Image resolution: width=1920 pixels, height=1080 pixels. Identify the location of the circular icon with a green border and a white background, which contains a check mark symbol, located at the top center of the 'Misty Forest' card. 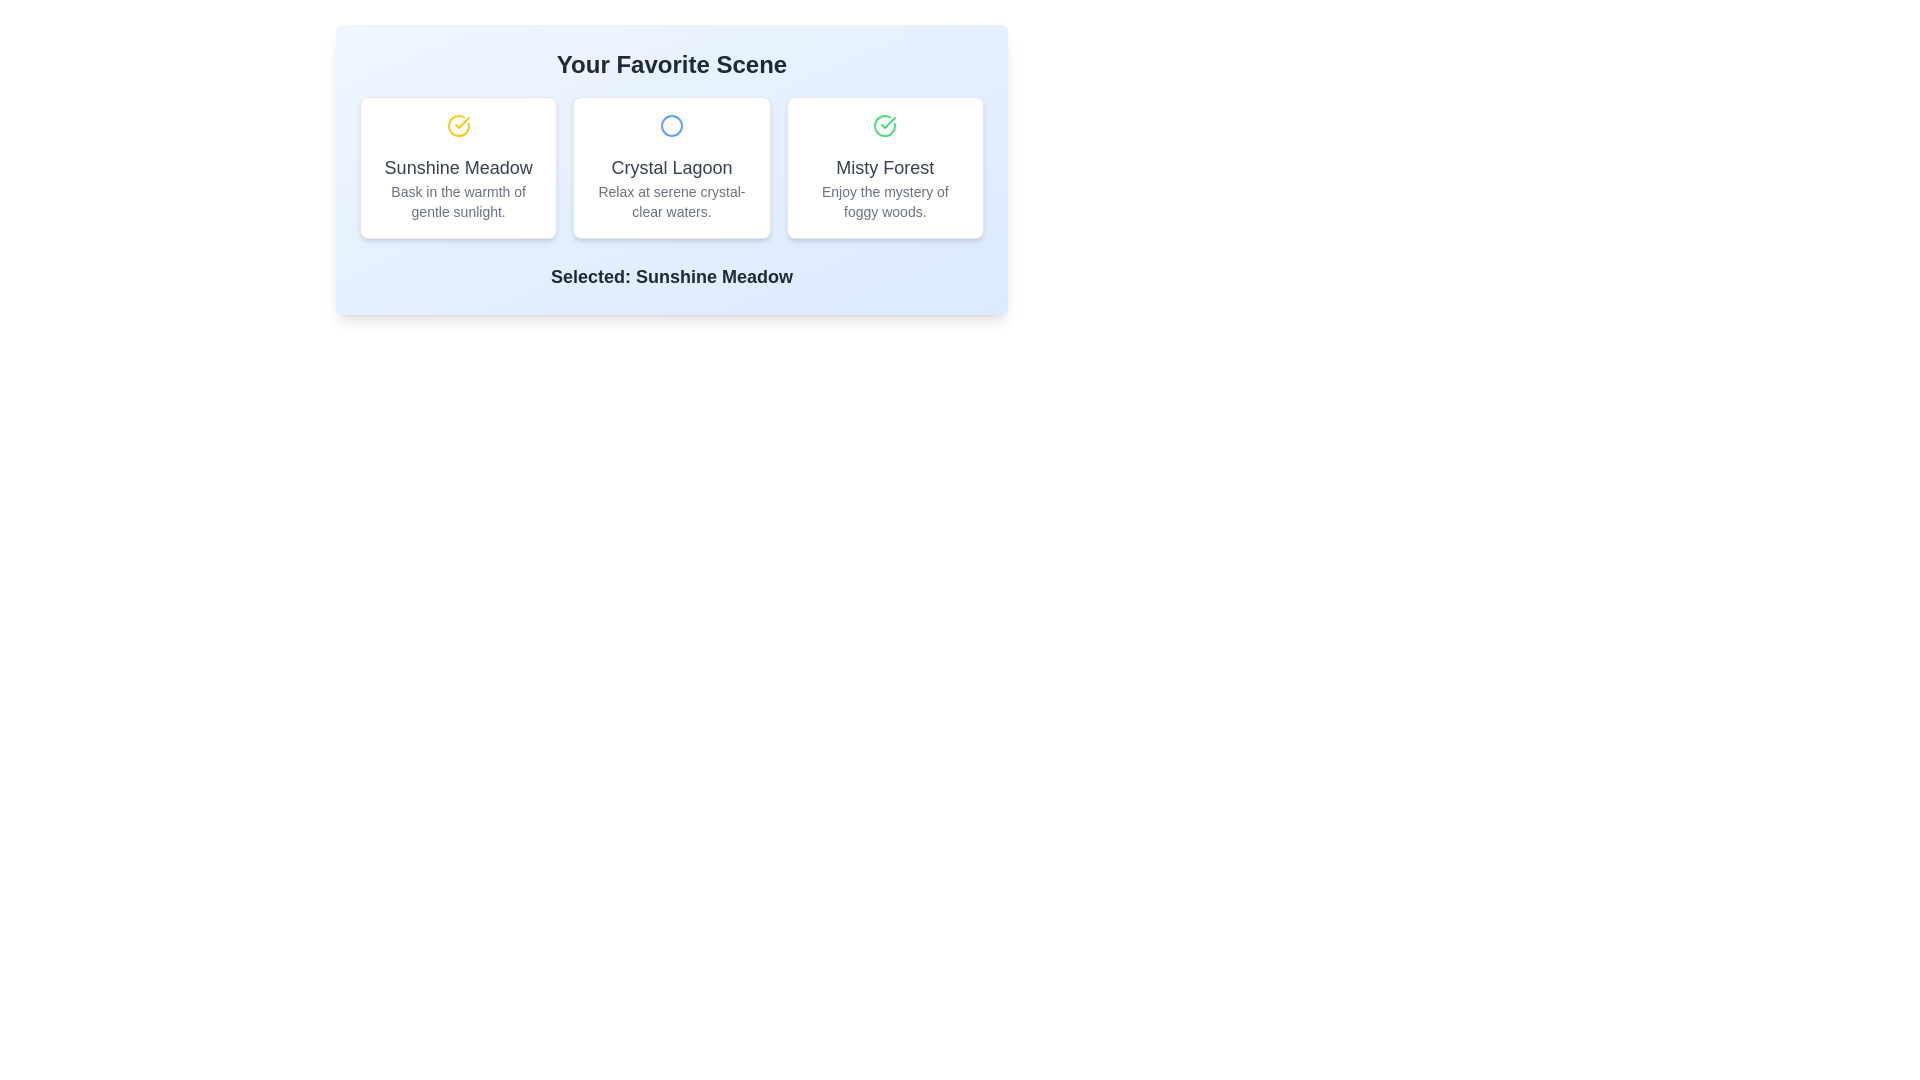
(884, 126).